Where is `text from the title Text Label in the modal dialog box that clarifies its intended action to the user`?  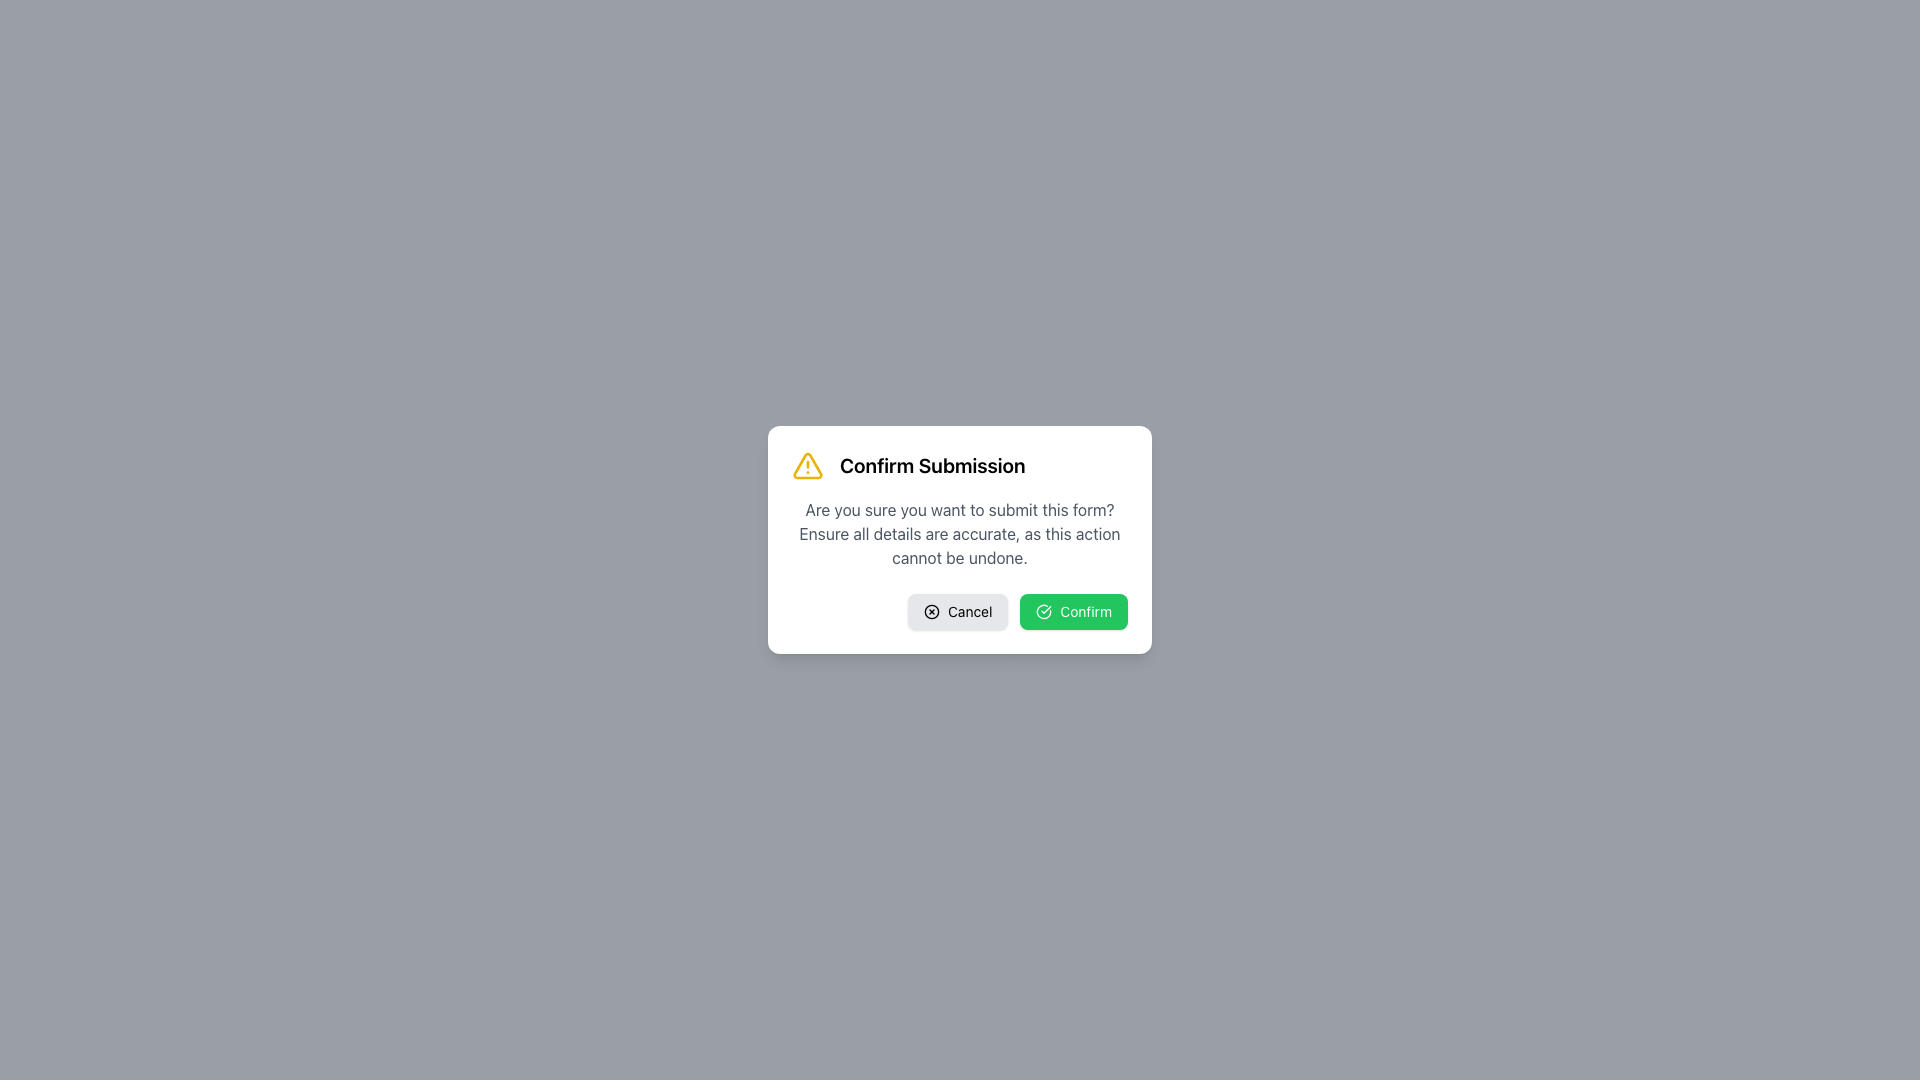
text from the title Text Label in the modal dialog box that clarifies its intended action to the user is located at coordinates (931, 466).